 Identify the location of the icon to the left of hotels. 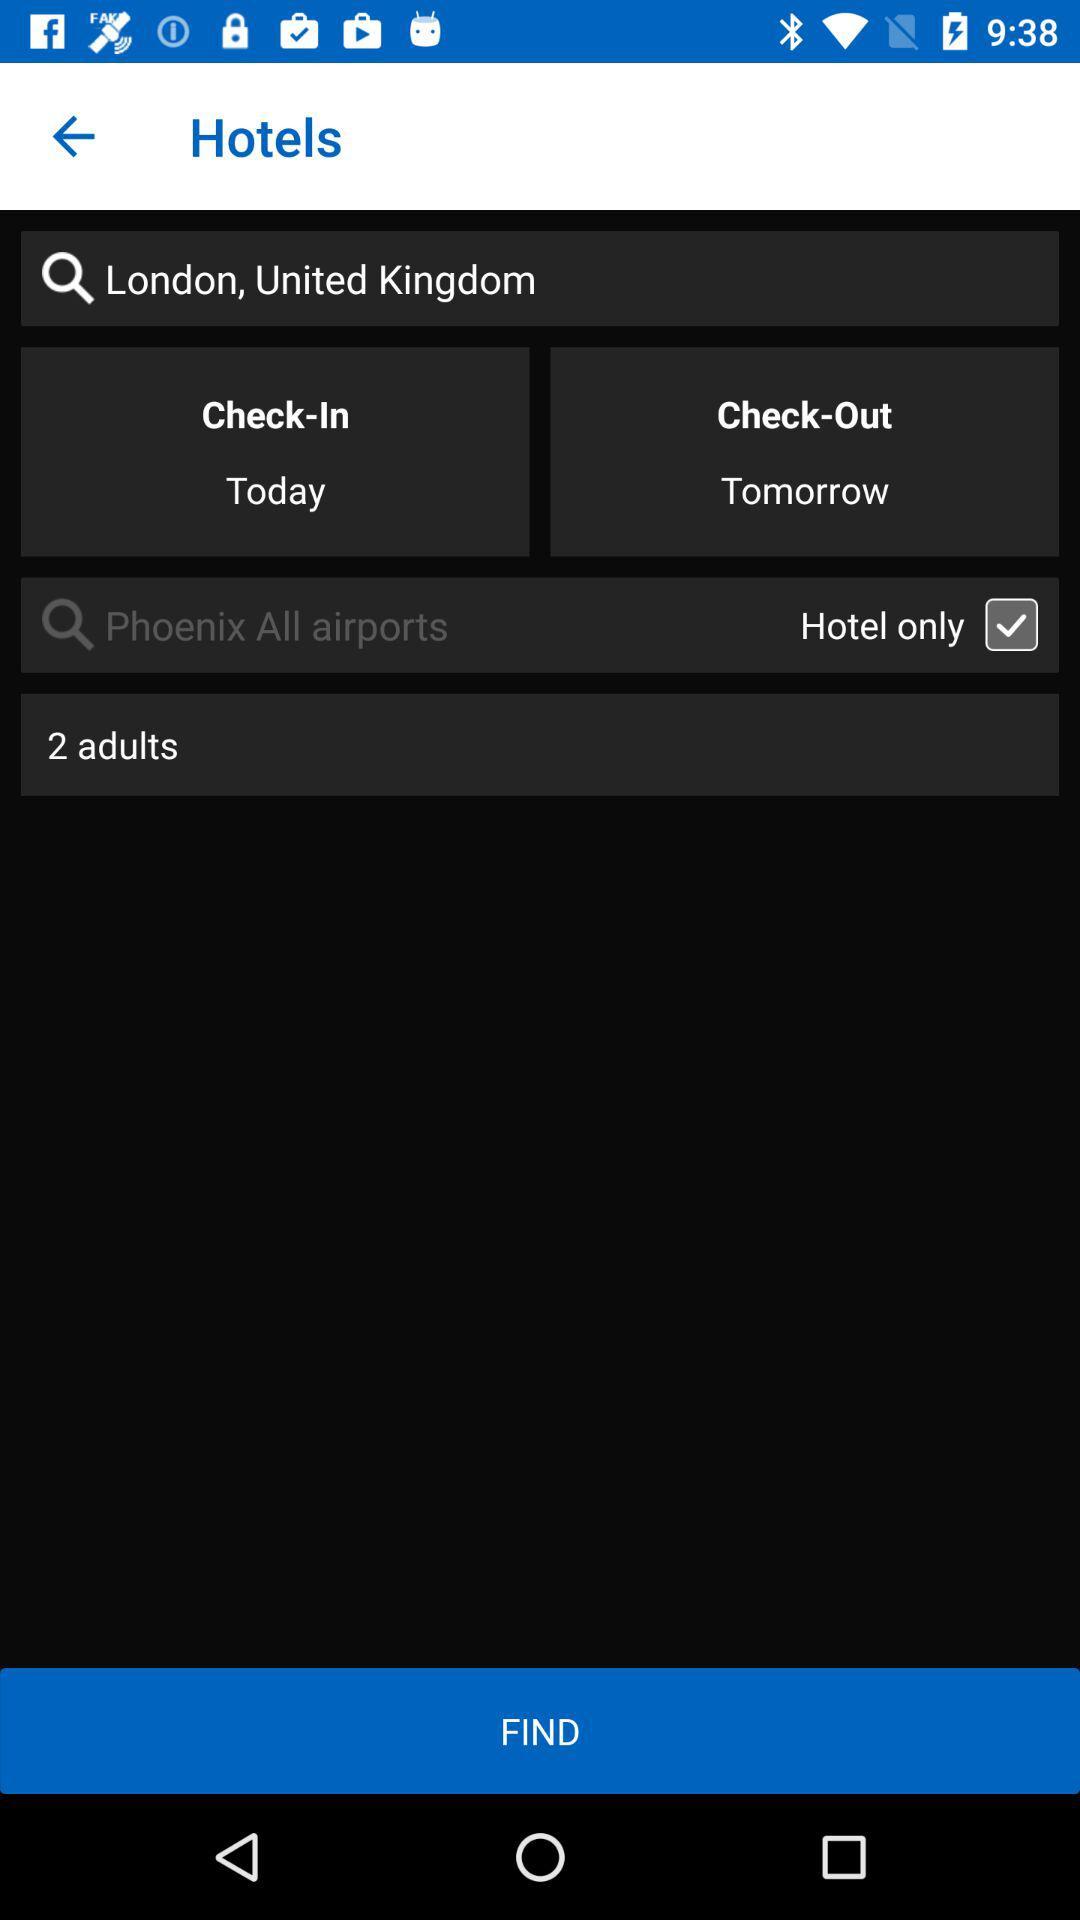
(72, 135).